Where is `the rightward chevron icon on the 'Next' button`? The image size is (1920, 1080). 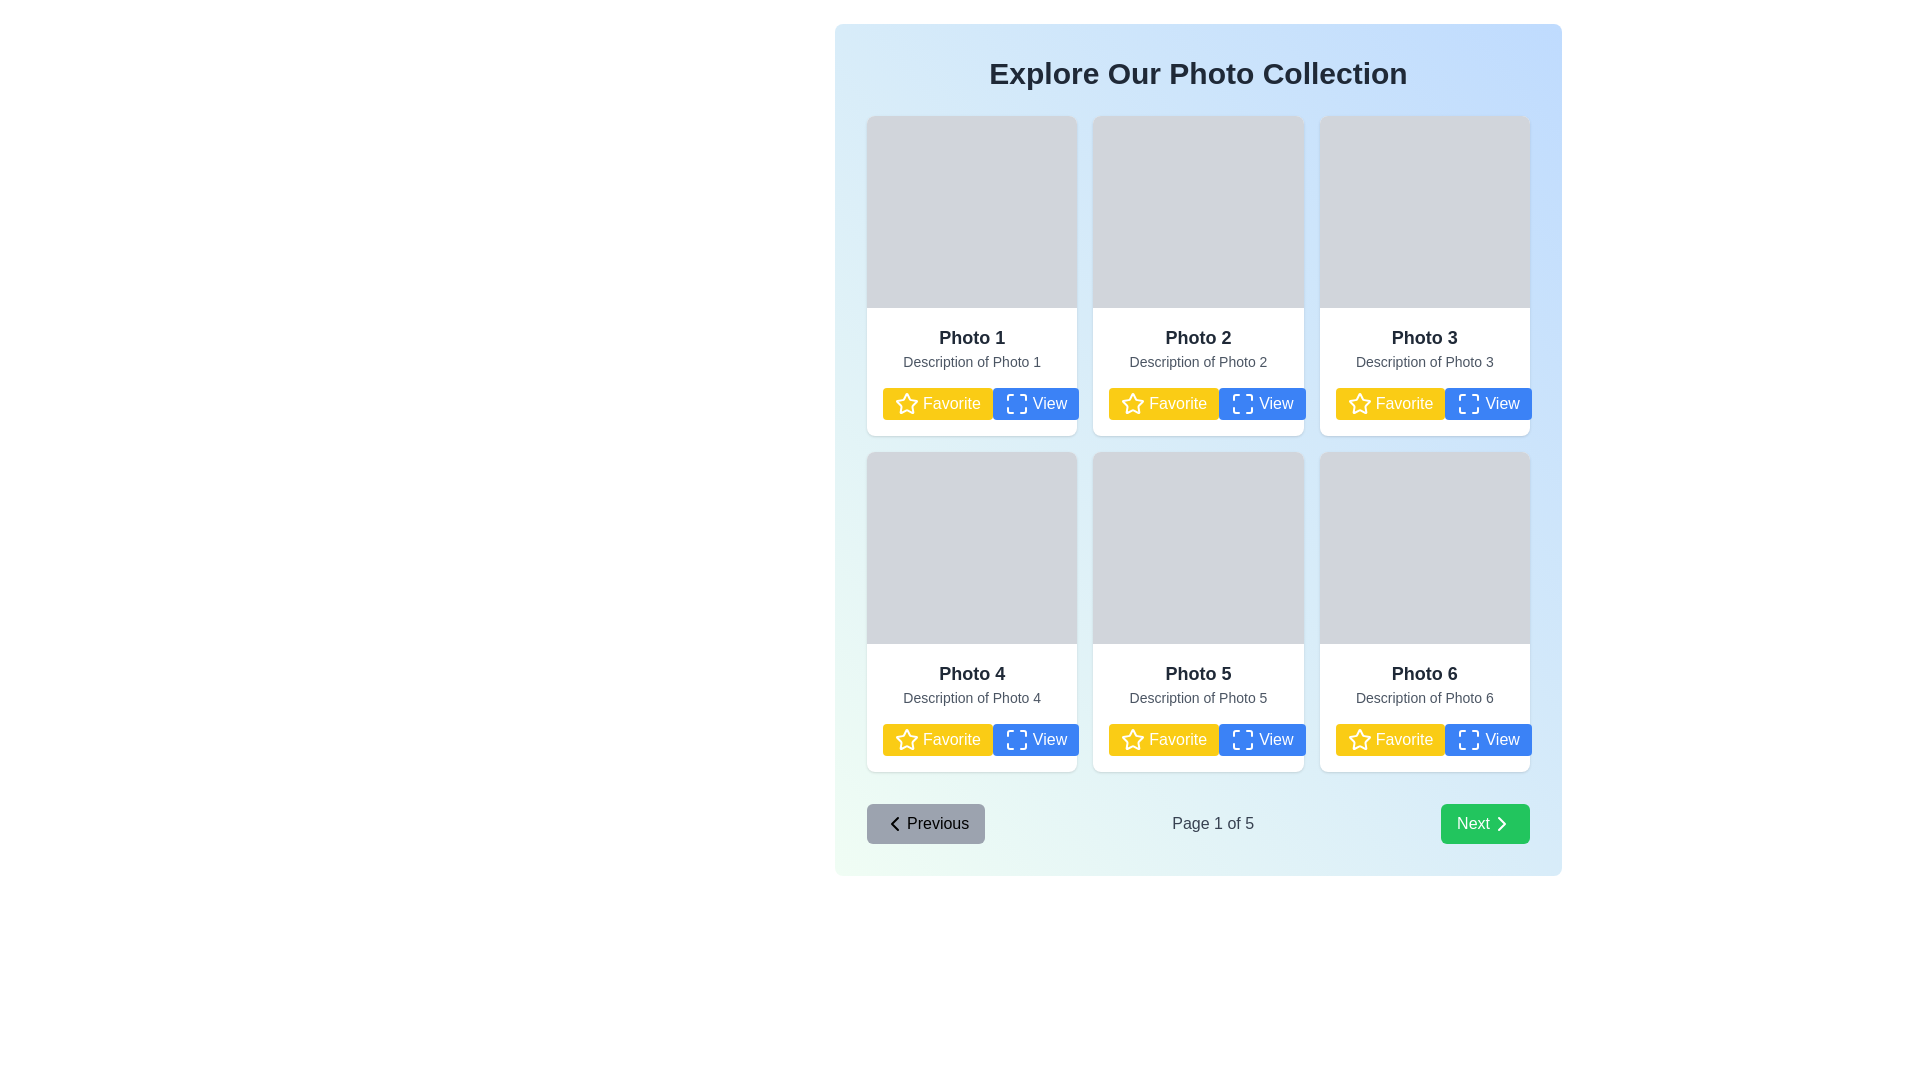 the rightward chevron icon on the 'Next' button is located at coordinates (1502, 824).